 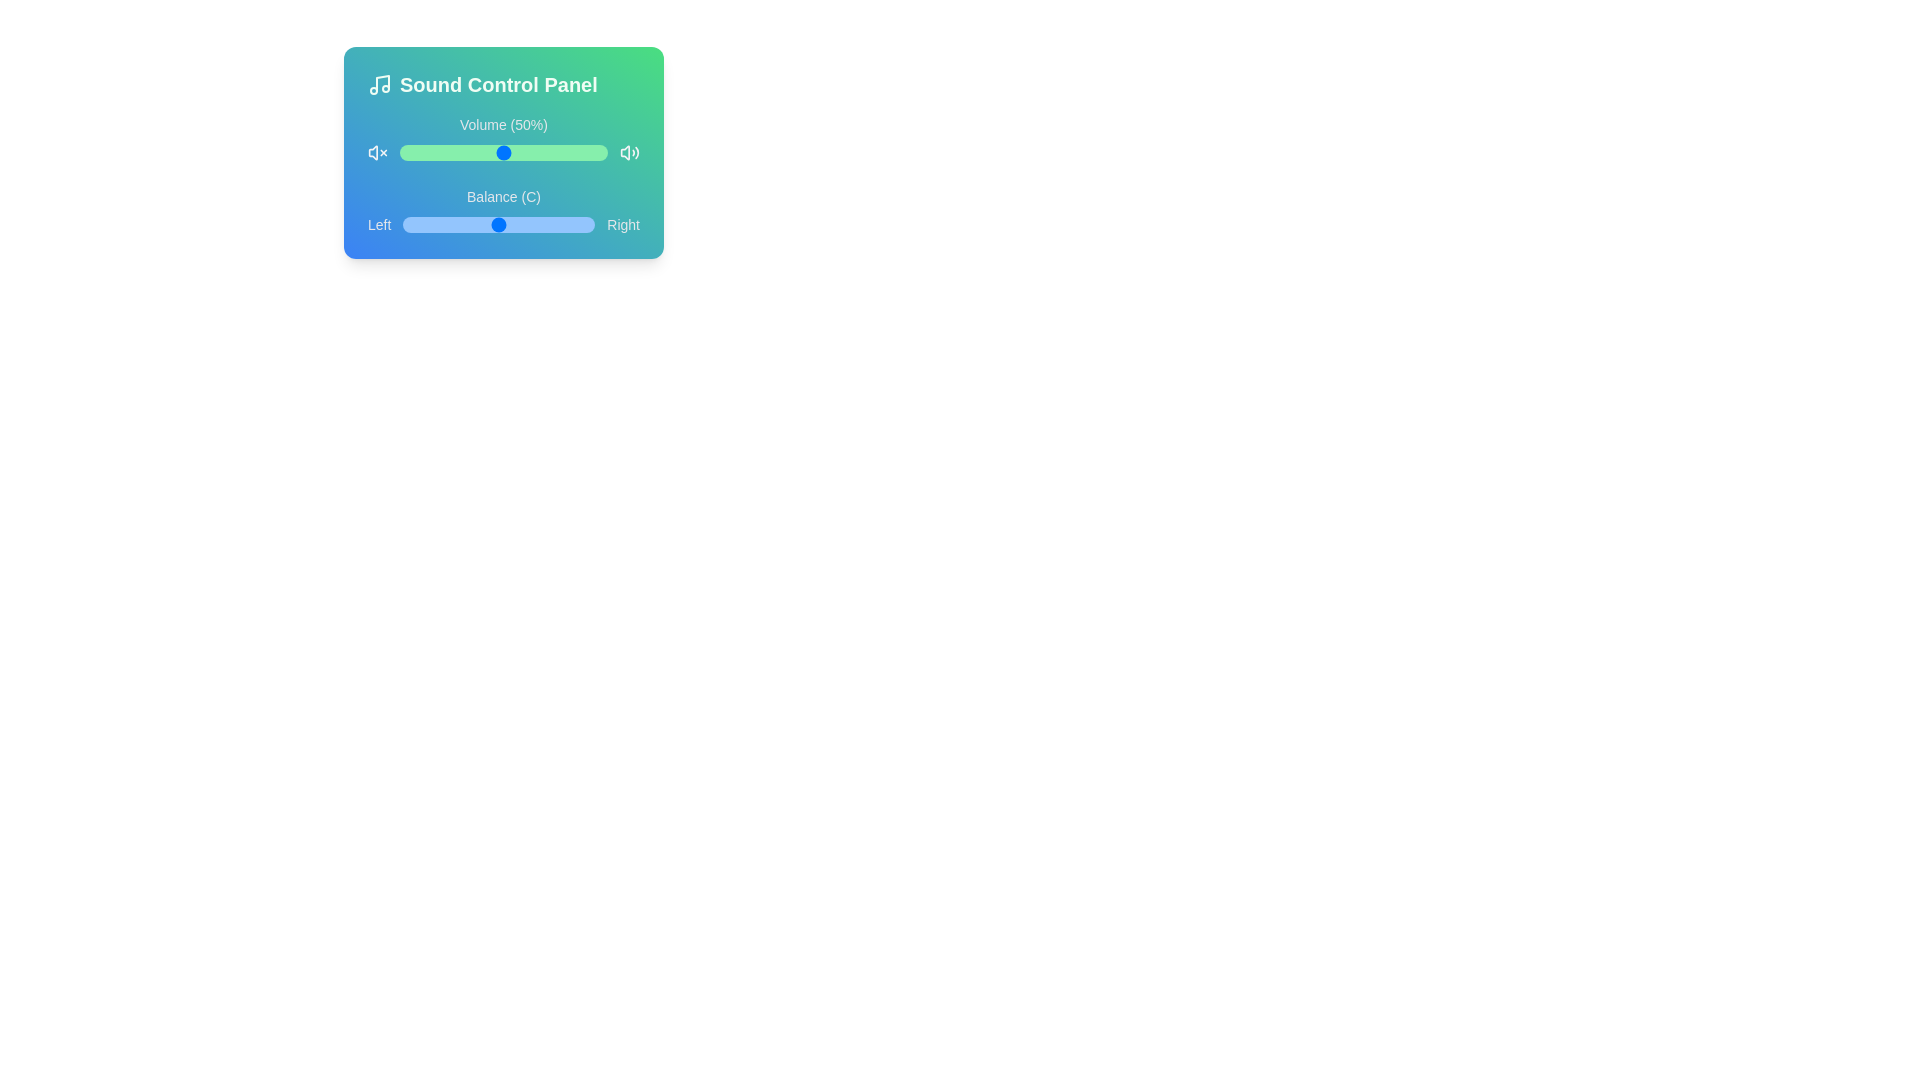 What do you see at coordinates (524, 224) in the screenshot?
I see `balance` at bounding box center [524, 224].